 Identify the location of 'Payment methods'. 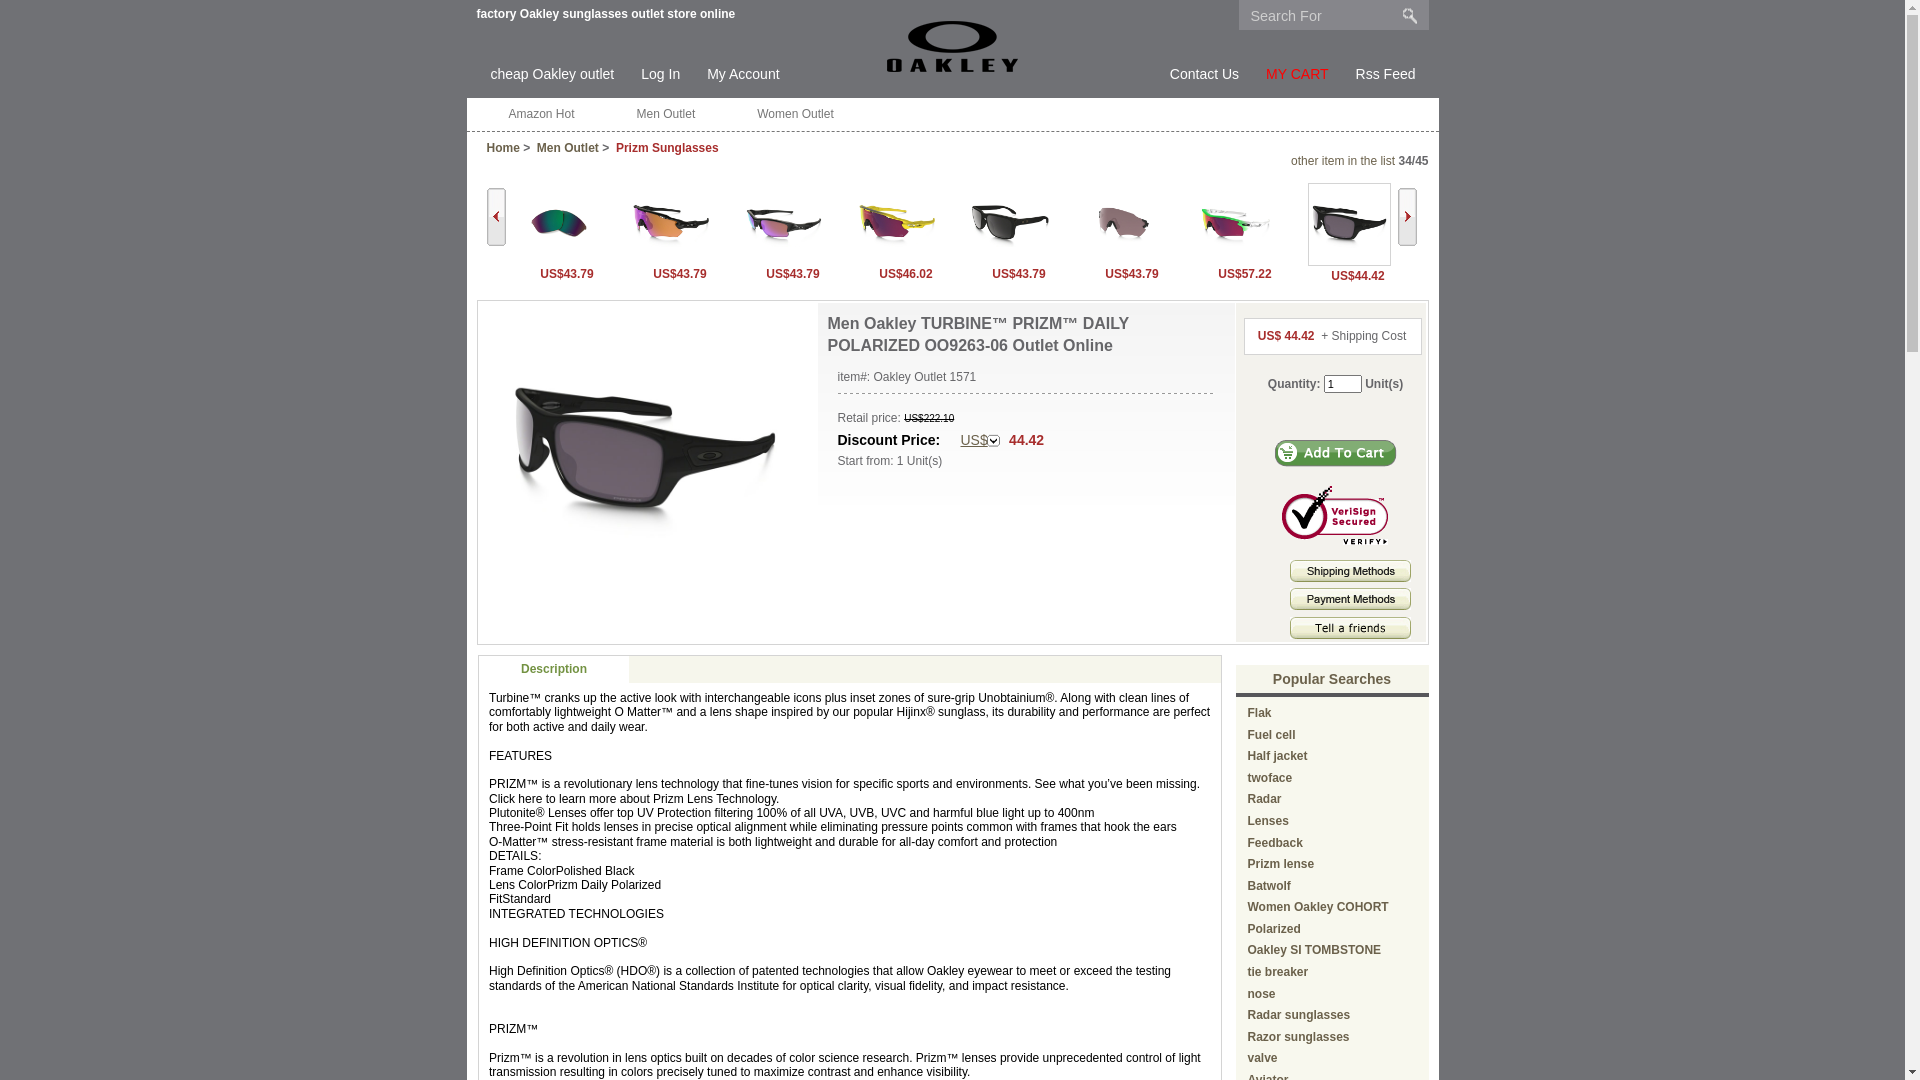
(1350, 604).